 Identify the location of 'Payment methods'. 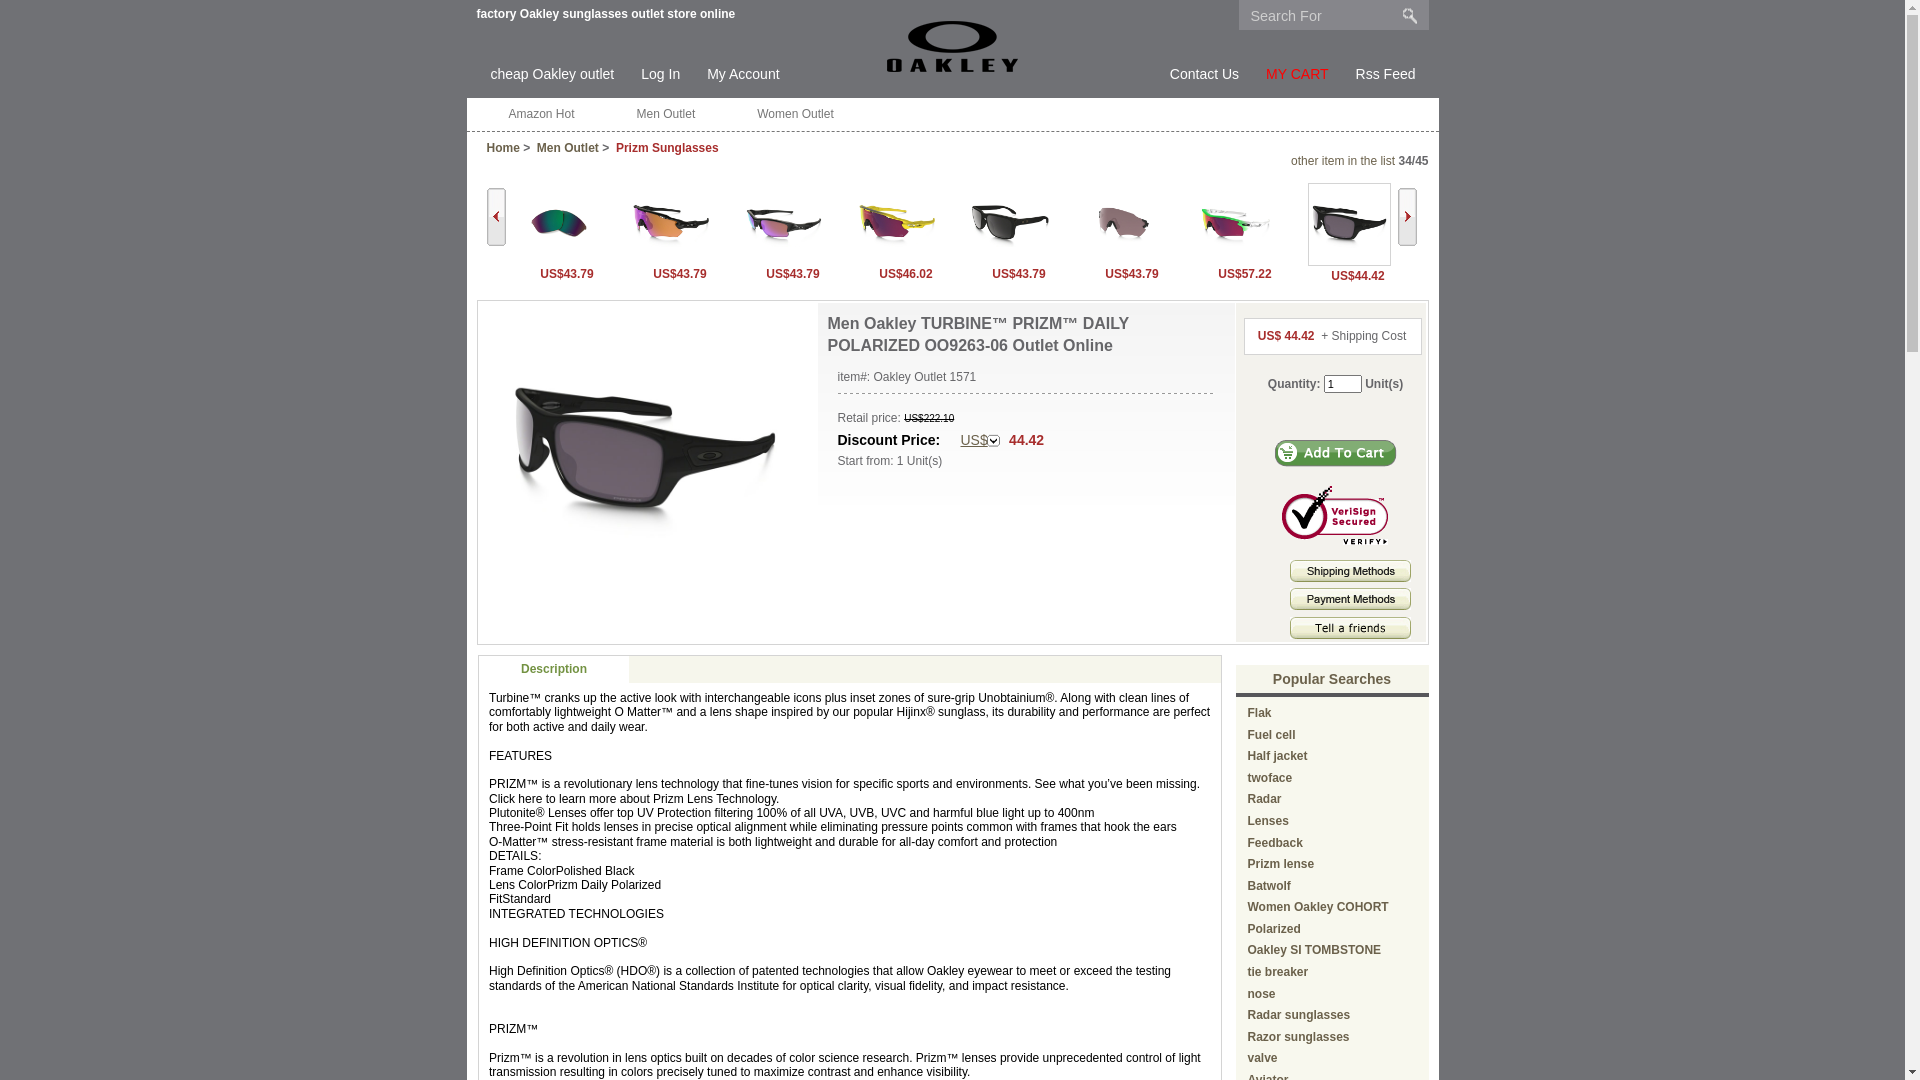
(1350, 604).